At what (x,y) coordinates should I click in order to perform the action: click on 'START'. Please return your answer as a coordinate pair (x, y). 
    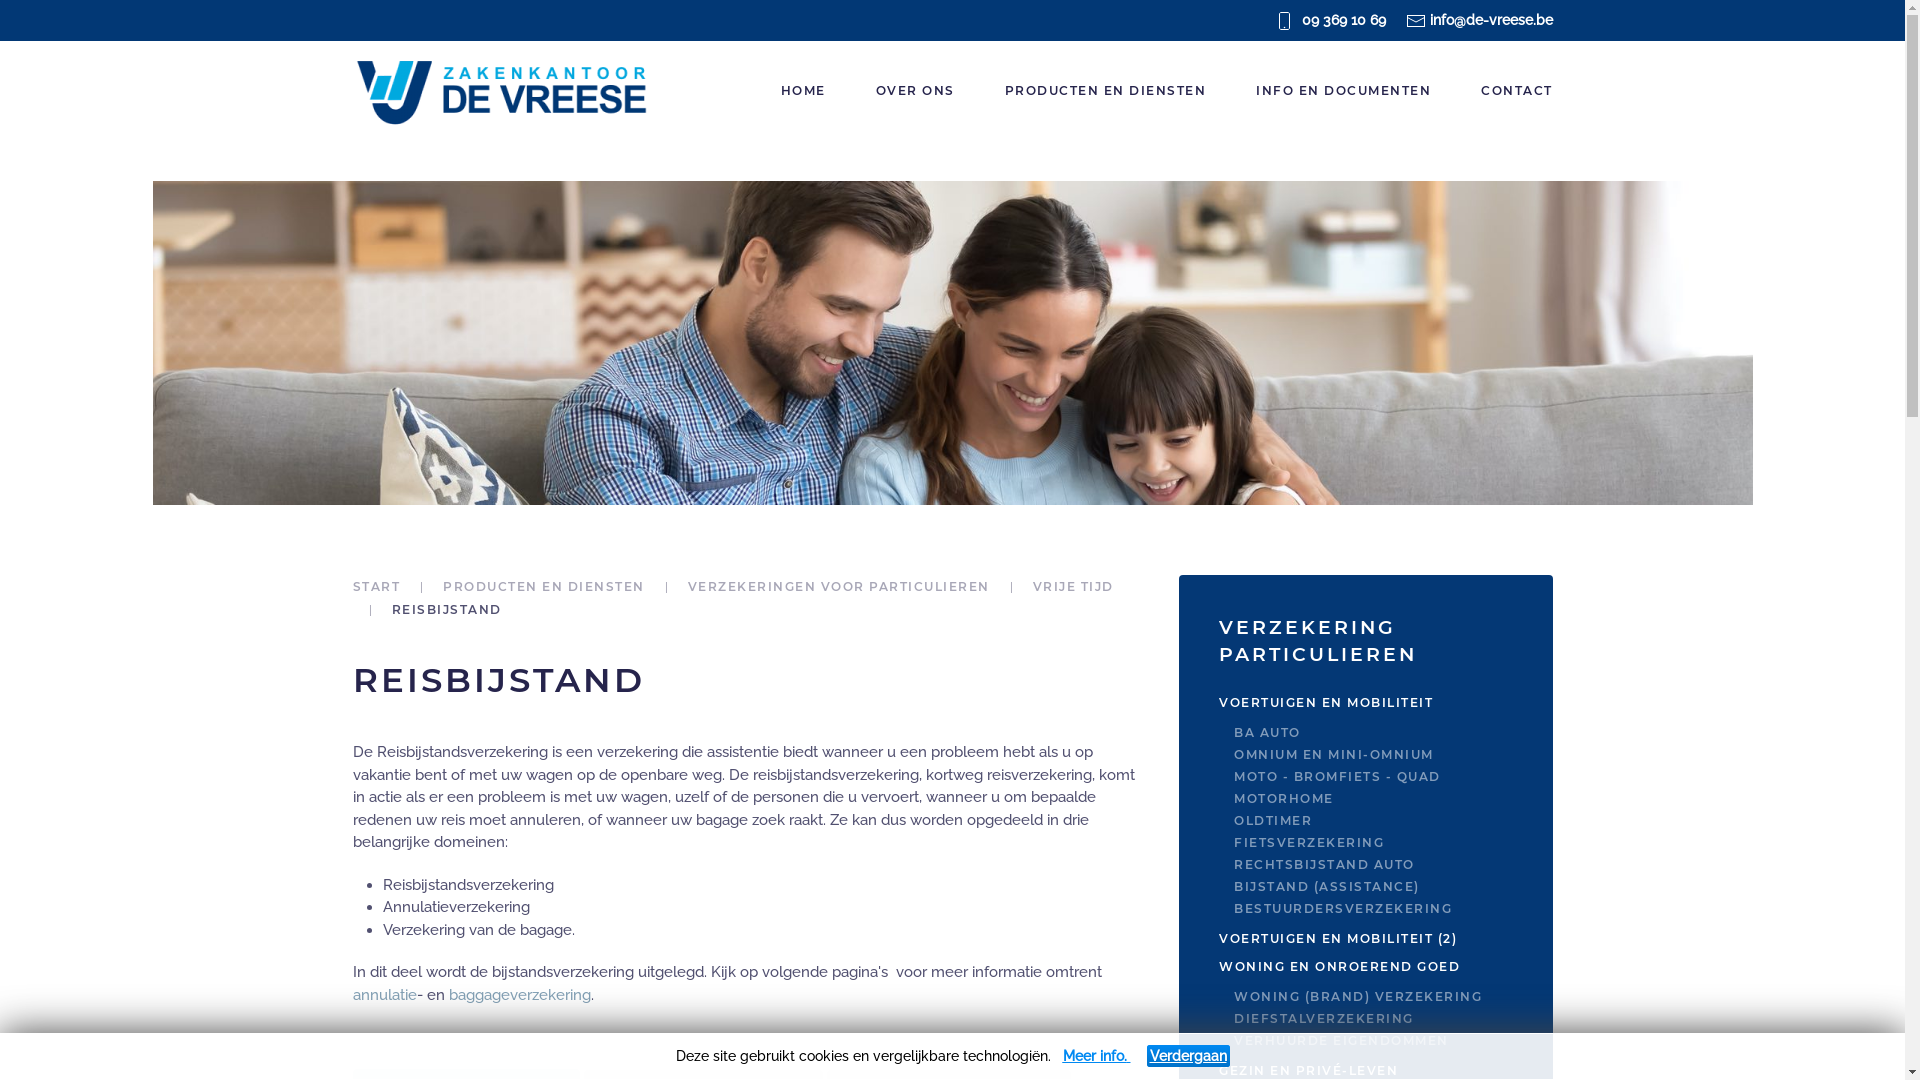
    Looking at the image, I should click on (375, 585).